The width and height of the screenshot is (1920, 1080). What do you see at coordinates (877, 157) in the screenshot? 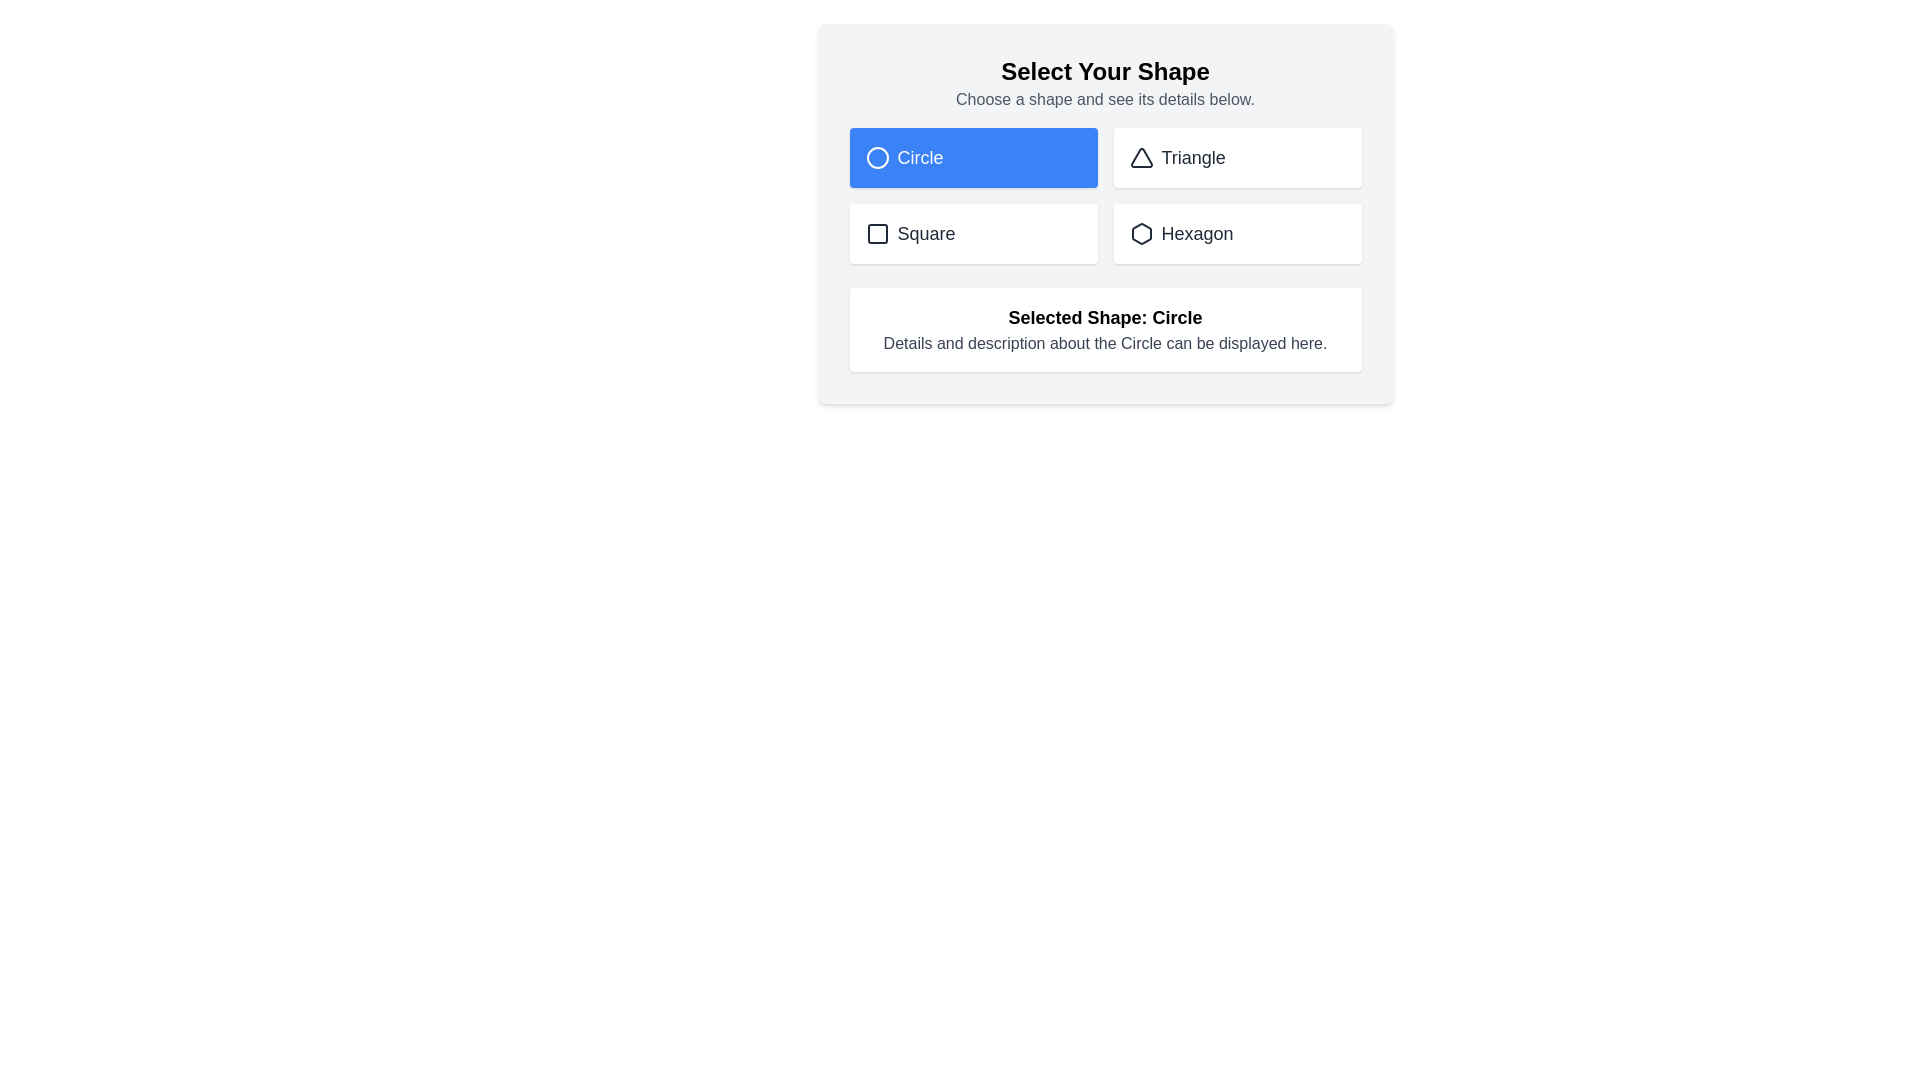
I see `the 'Circle' icon within the shape selector interface, located at the top-left button of the shape selector group` at bounding box center [877, 157].